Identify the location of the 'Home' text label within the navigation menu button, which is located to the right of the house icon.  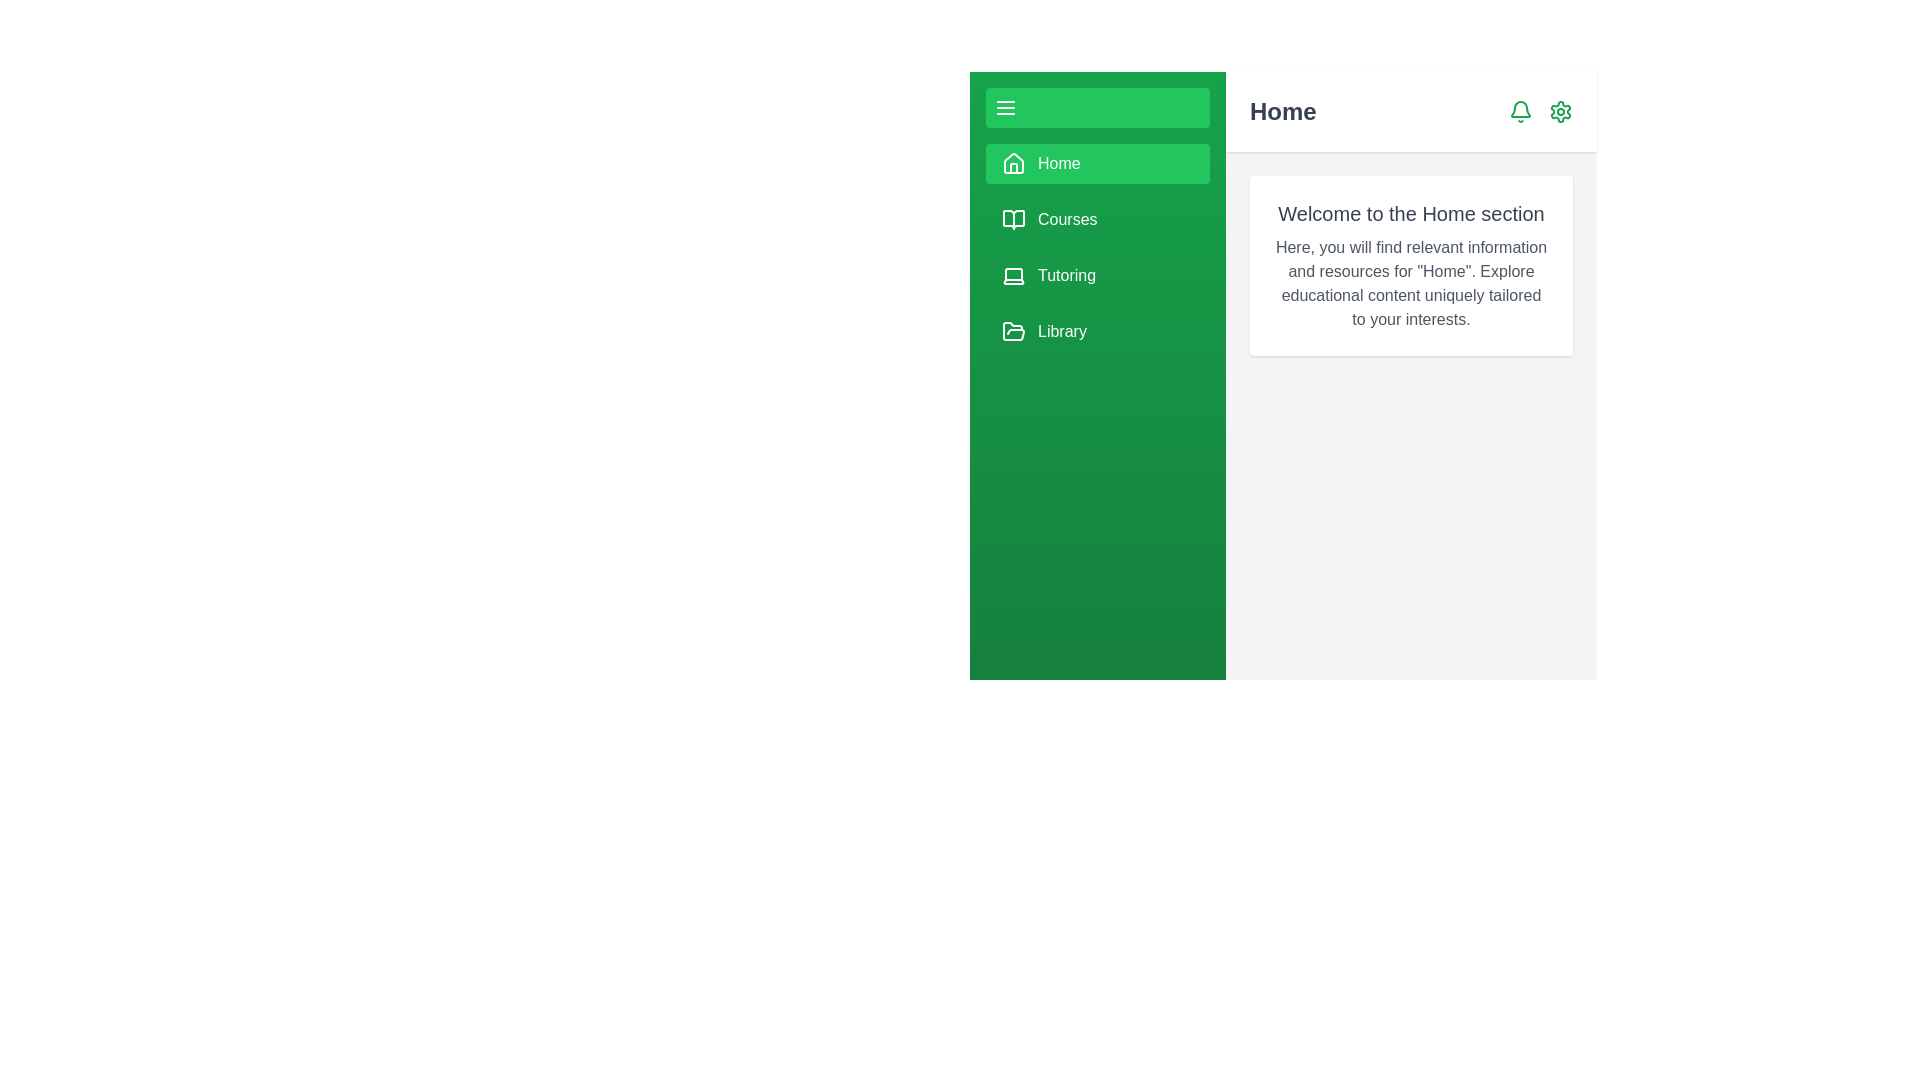
(1058, 163).